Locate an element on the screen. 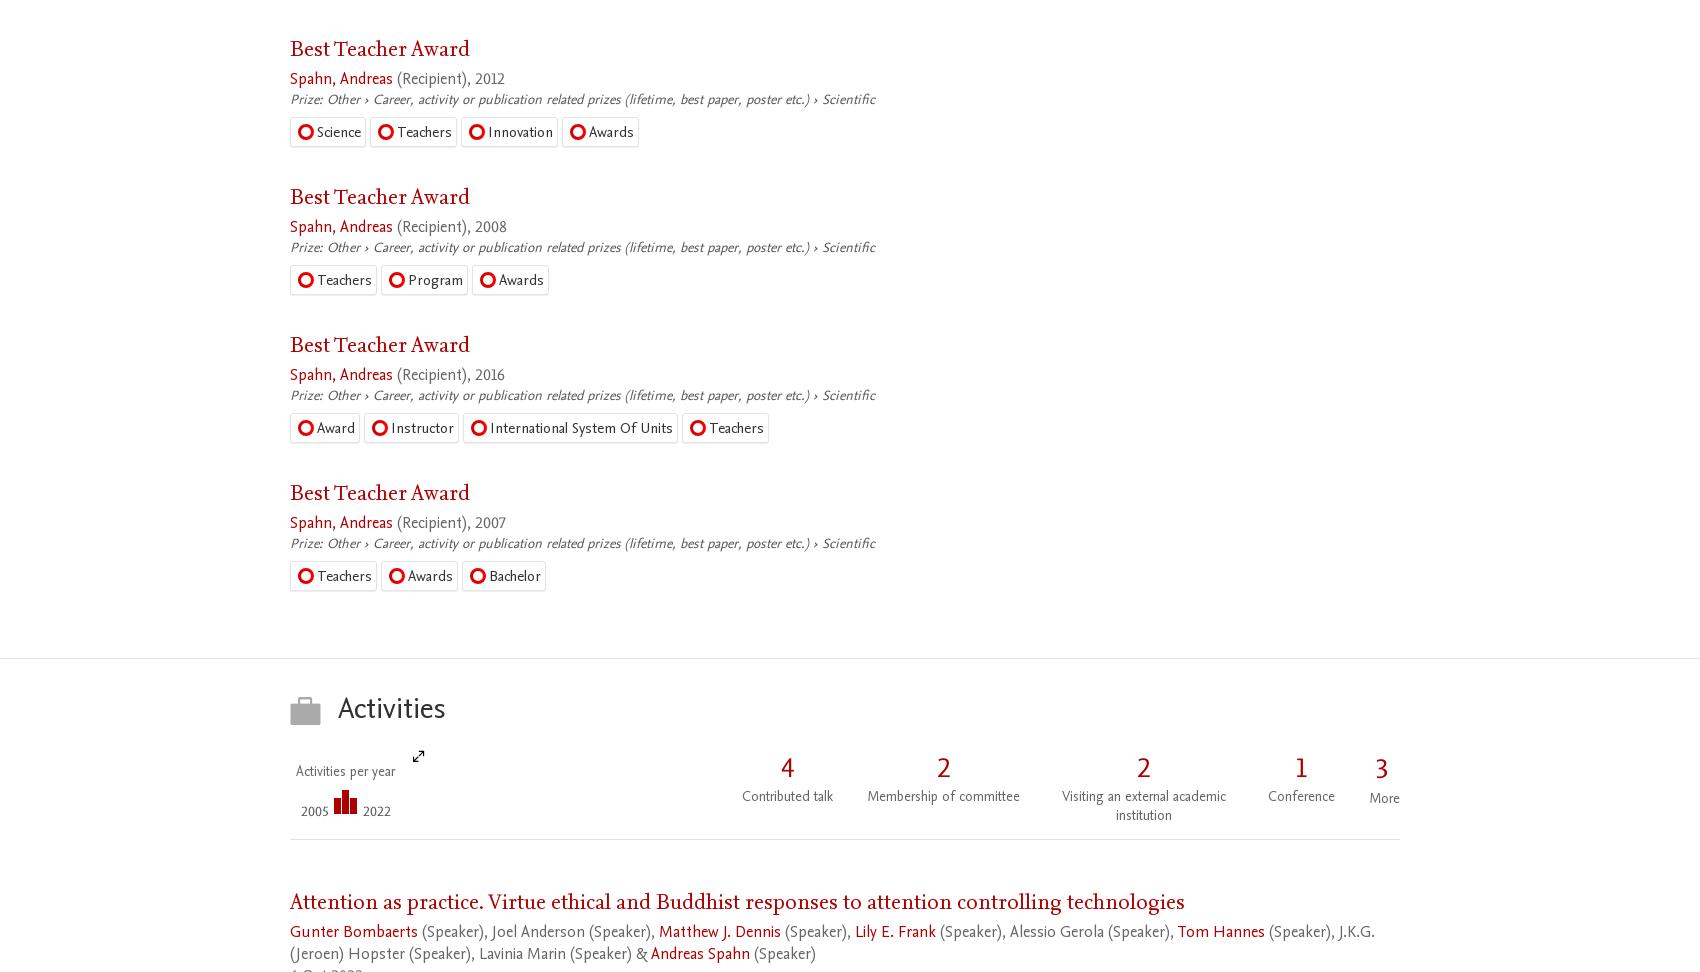 Image resolution: width=1700 pixels, height=972 pixels. '2008' is located at coordinates (490, 225).